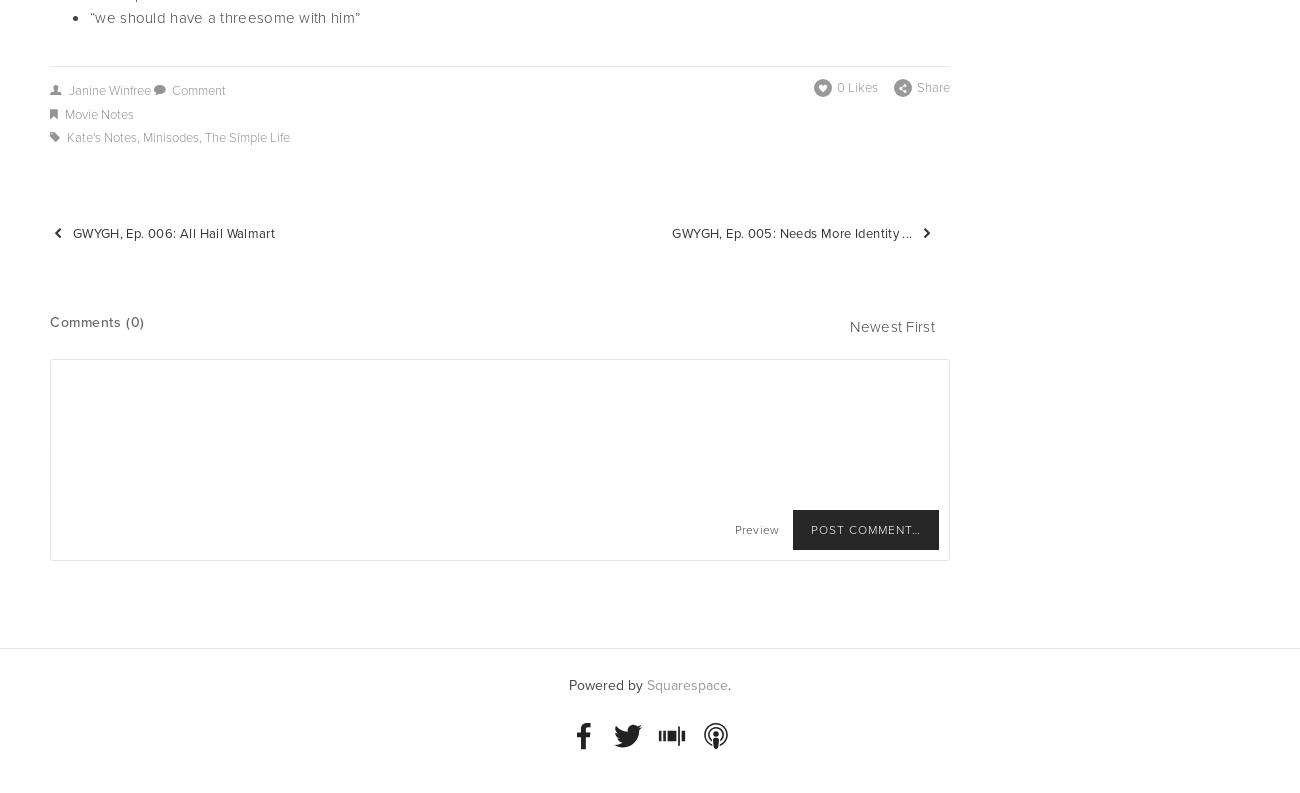  Describe the element at coordinates (891, 327) in the screenshot. I see `'Newest First'` at that location.